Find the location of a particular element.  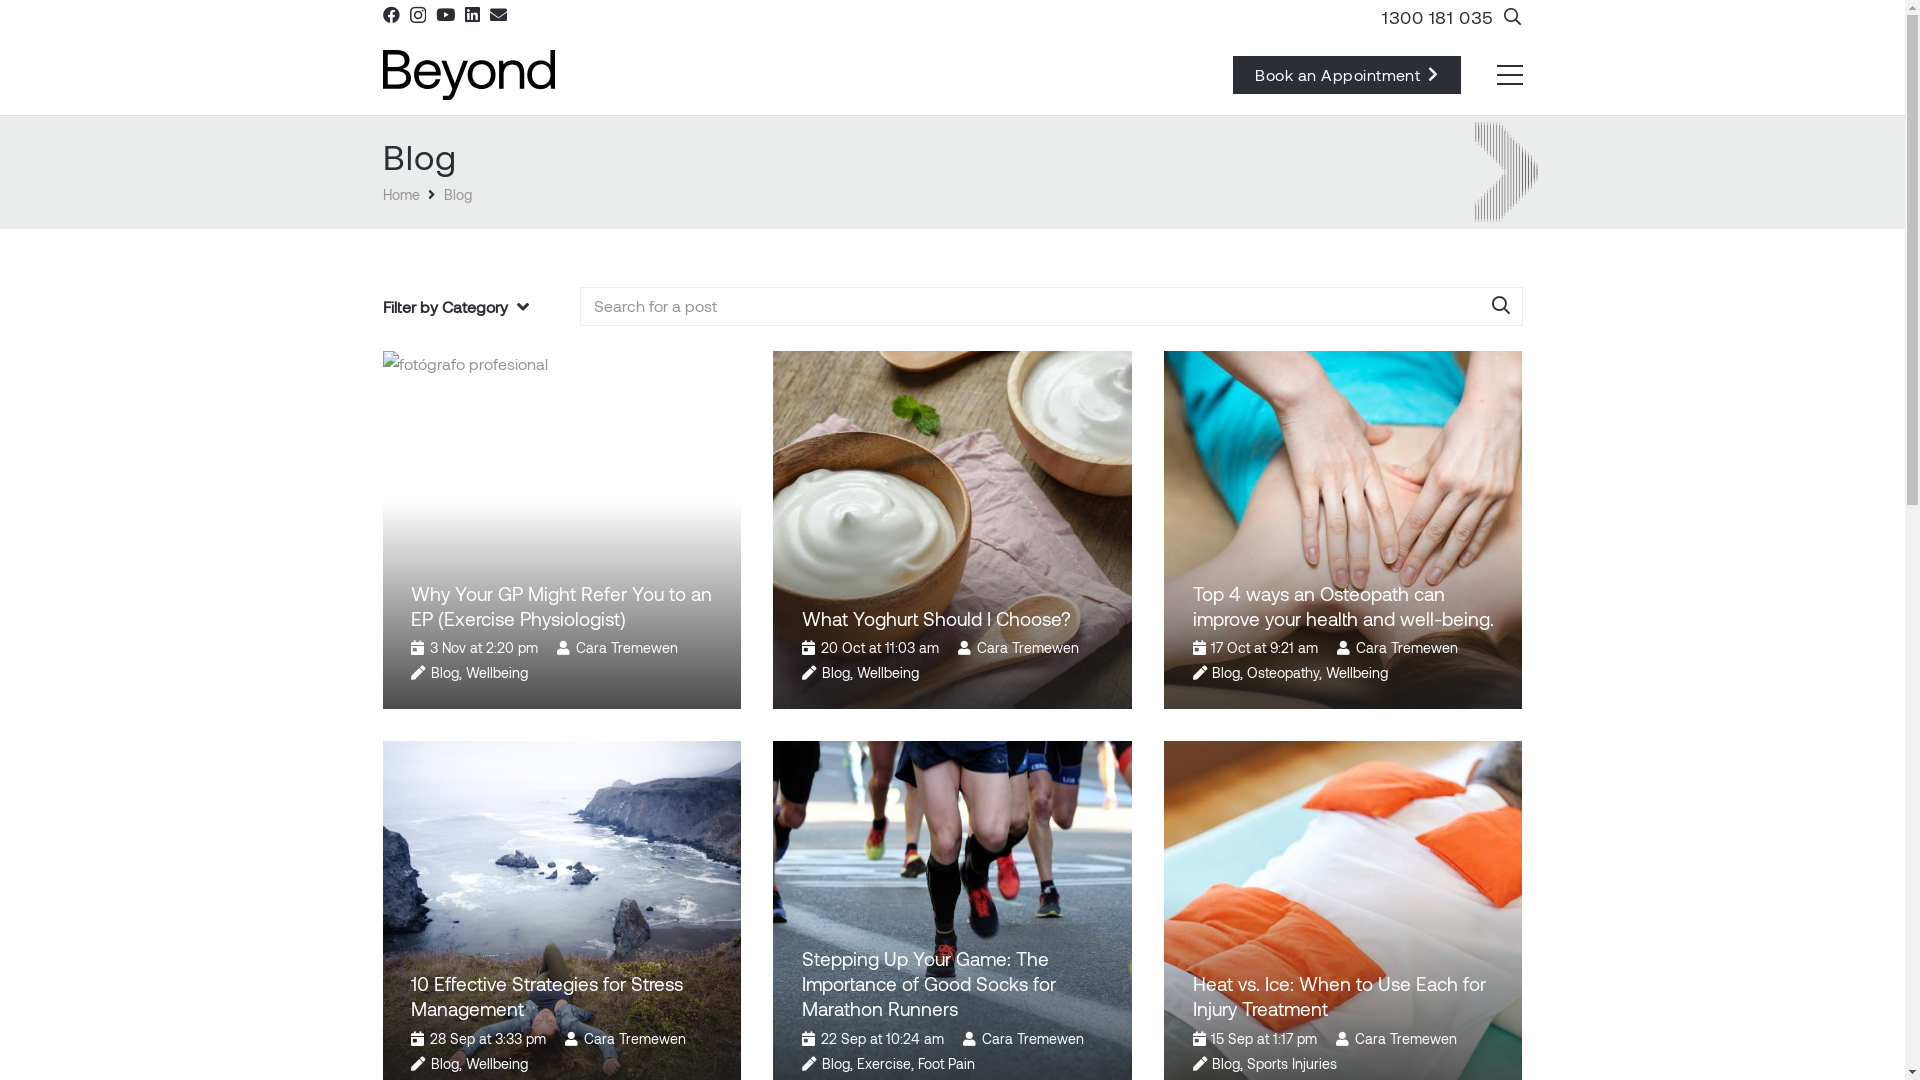

'Cara Tremewen' is located at coordinates (626, 647).